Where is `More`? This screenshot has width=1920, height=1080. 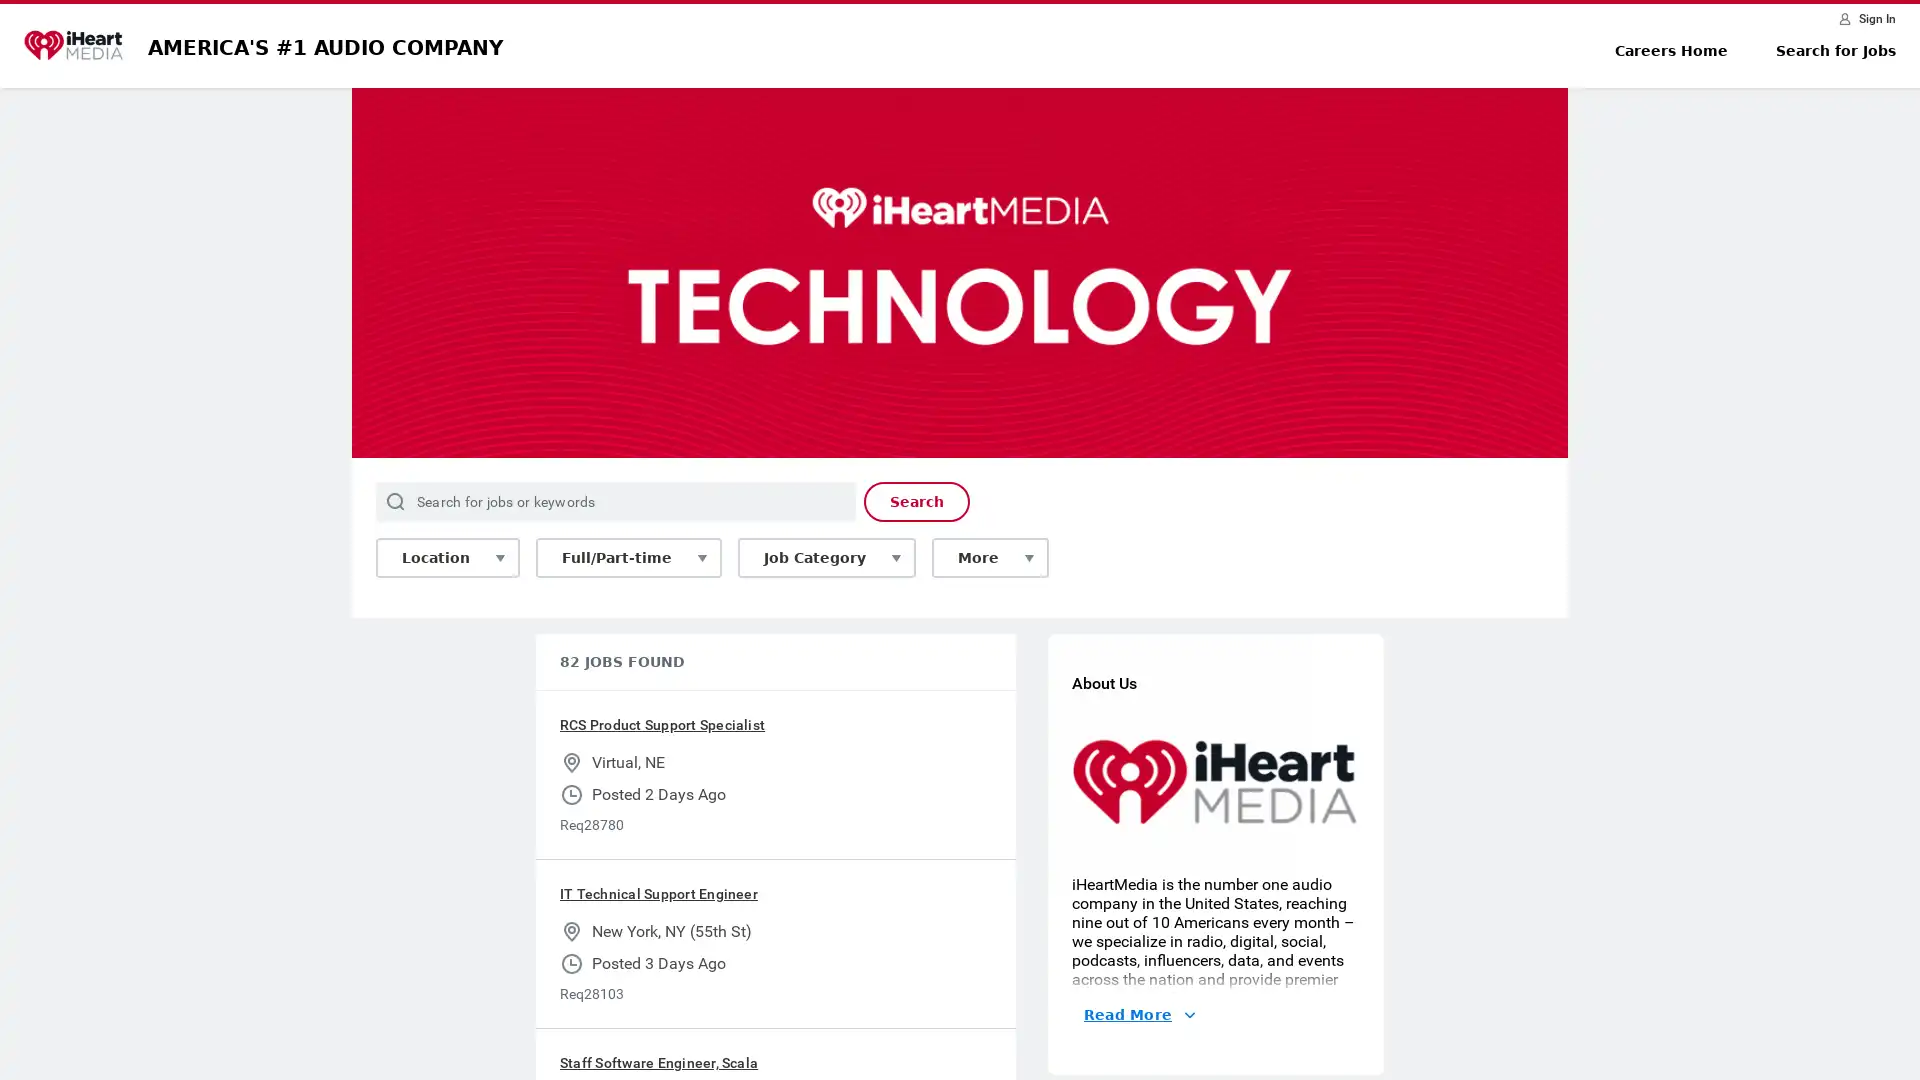
More is located at coordinates (936, 558).